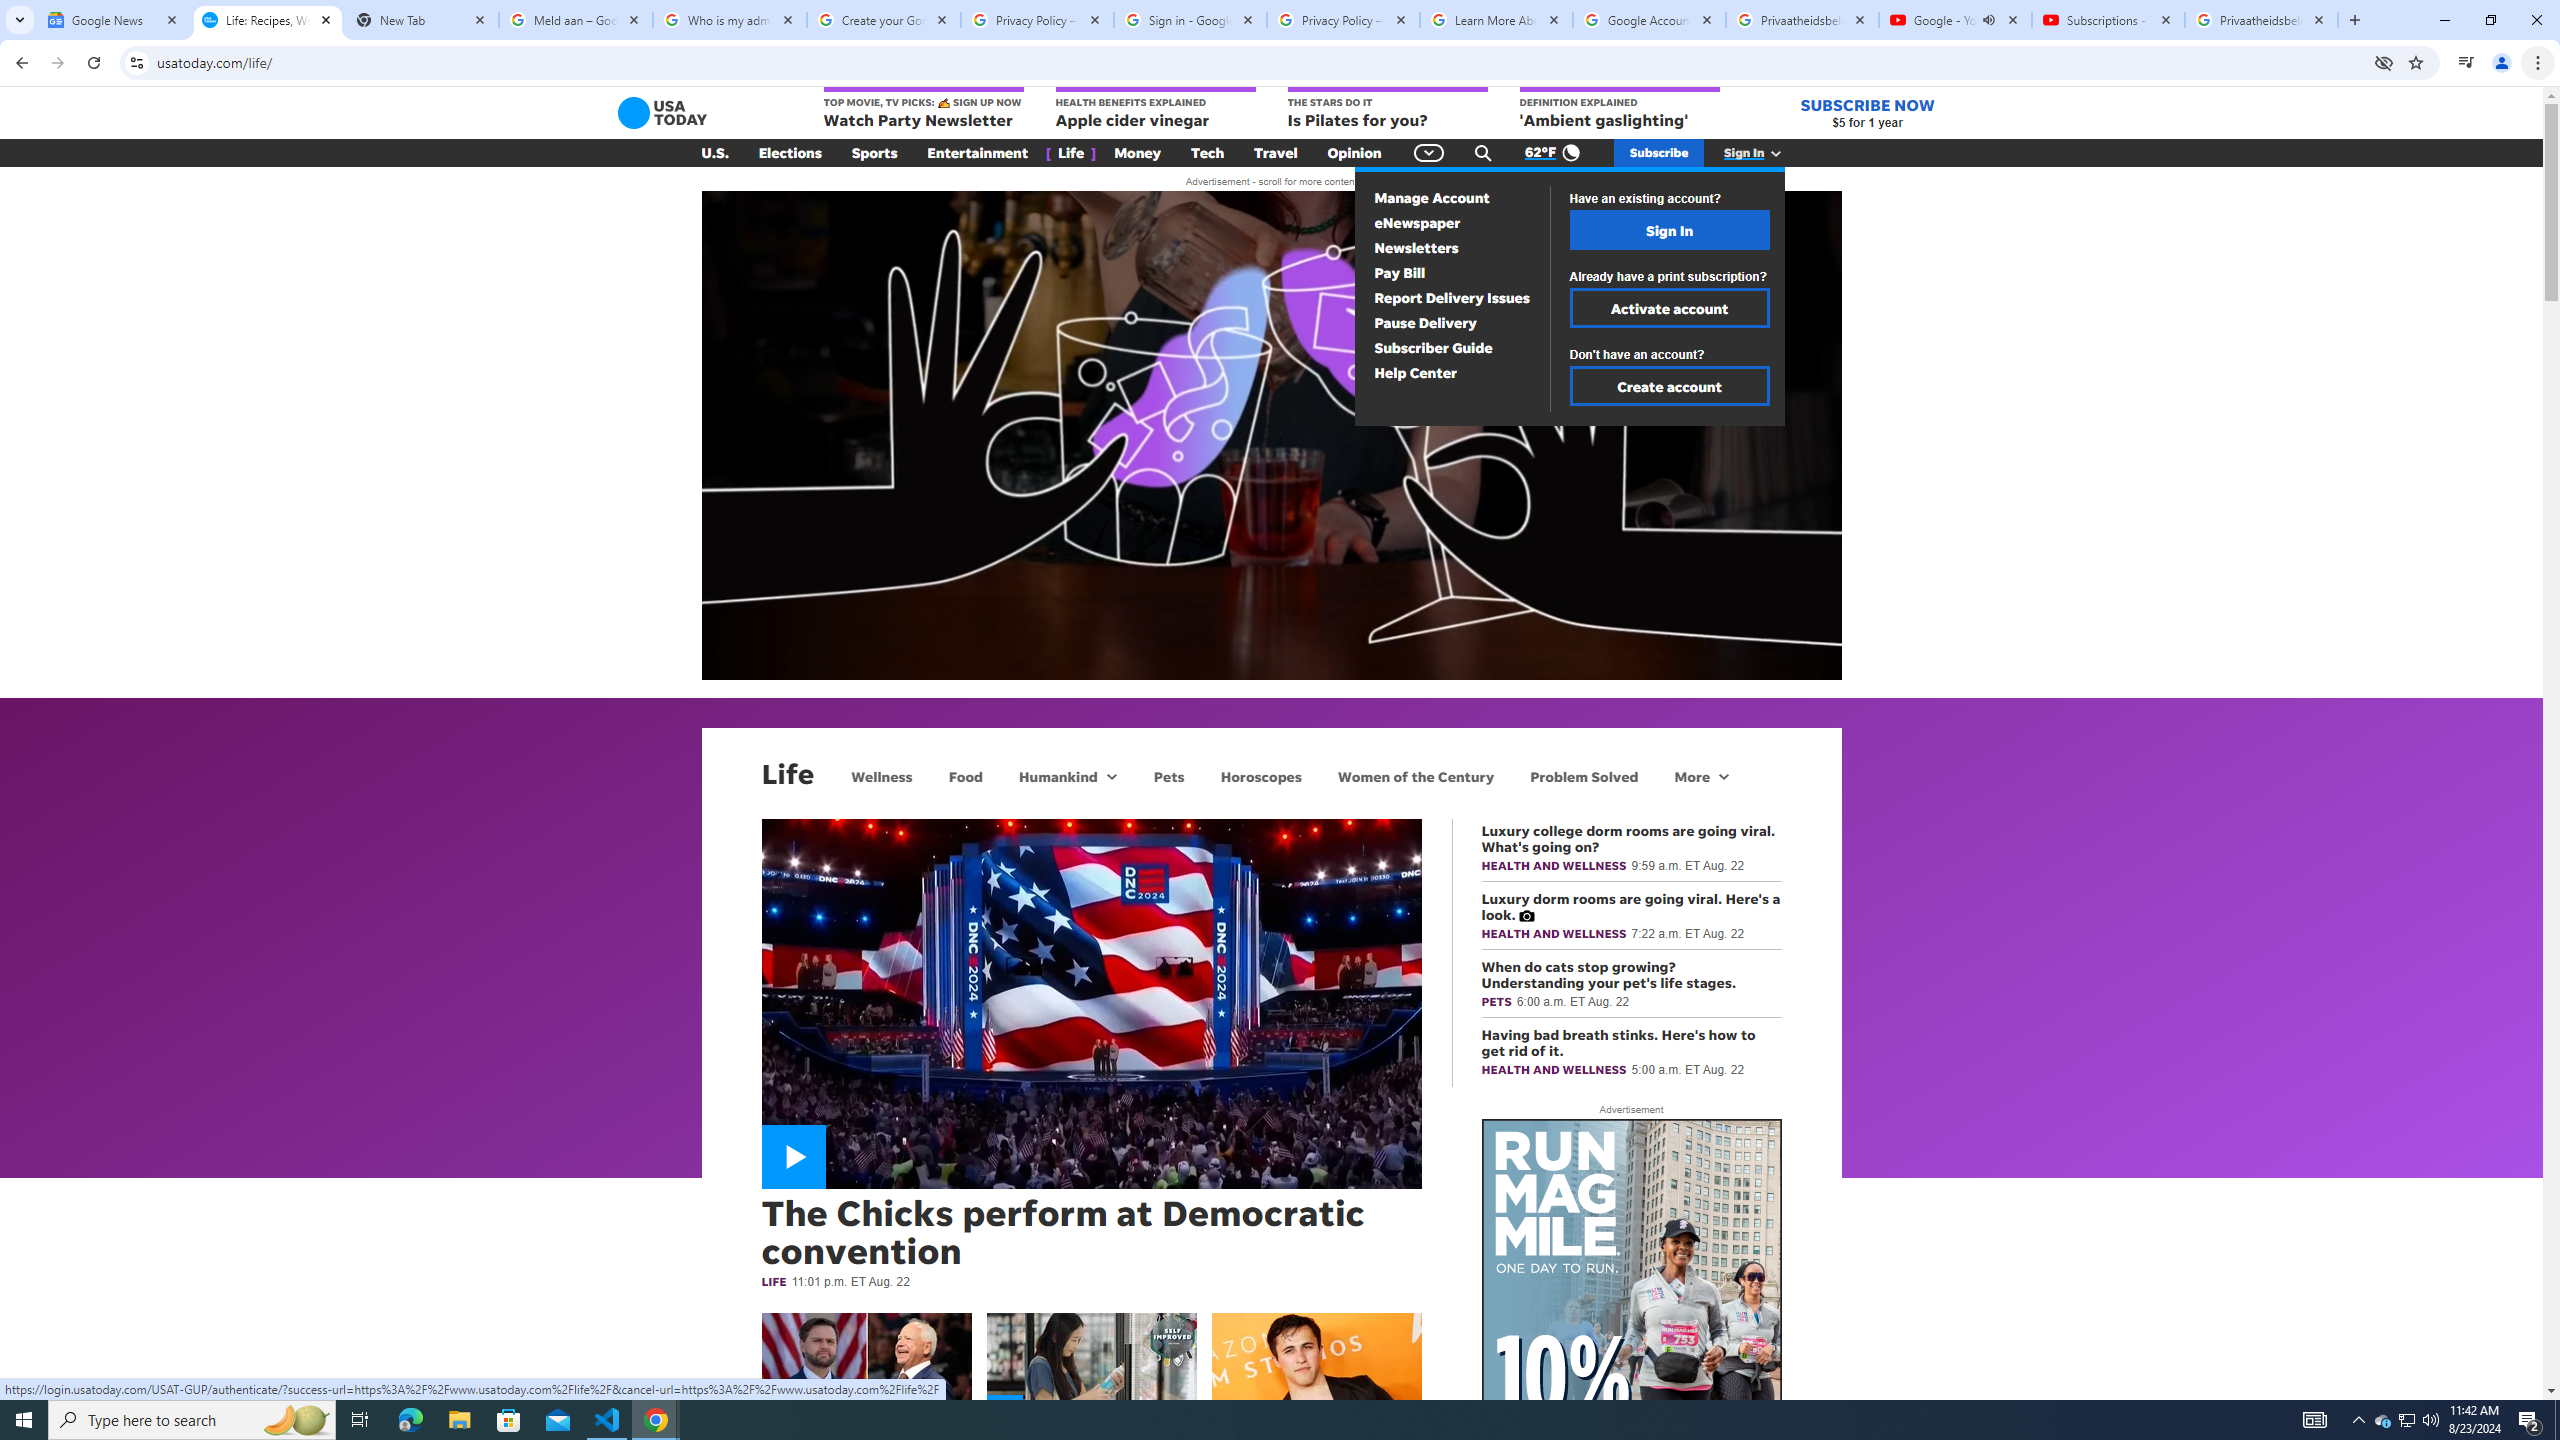 The height and width of the screenshot is (1440, 2560). What do you see at coordinates (1431, 198) in the screenshot?
I see `'Manage Account'` at bounding box center [1431, 198].